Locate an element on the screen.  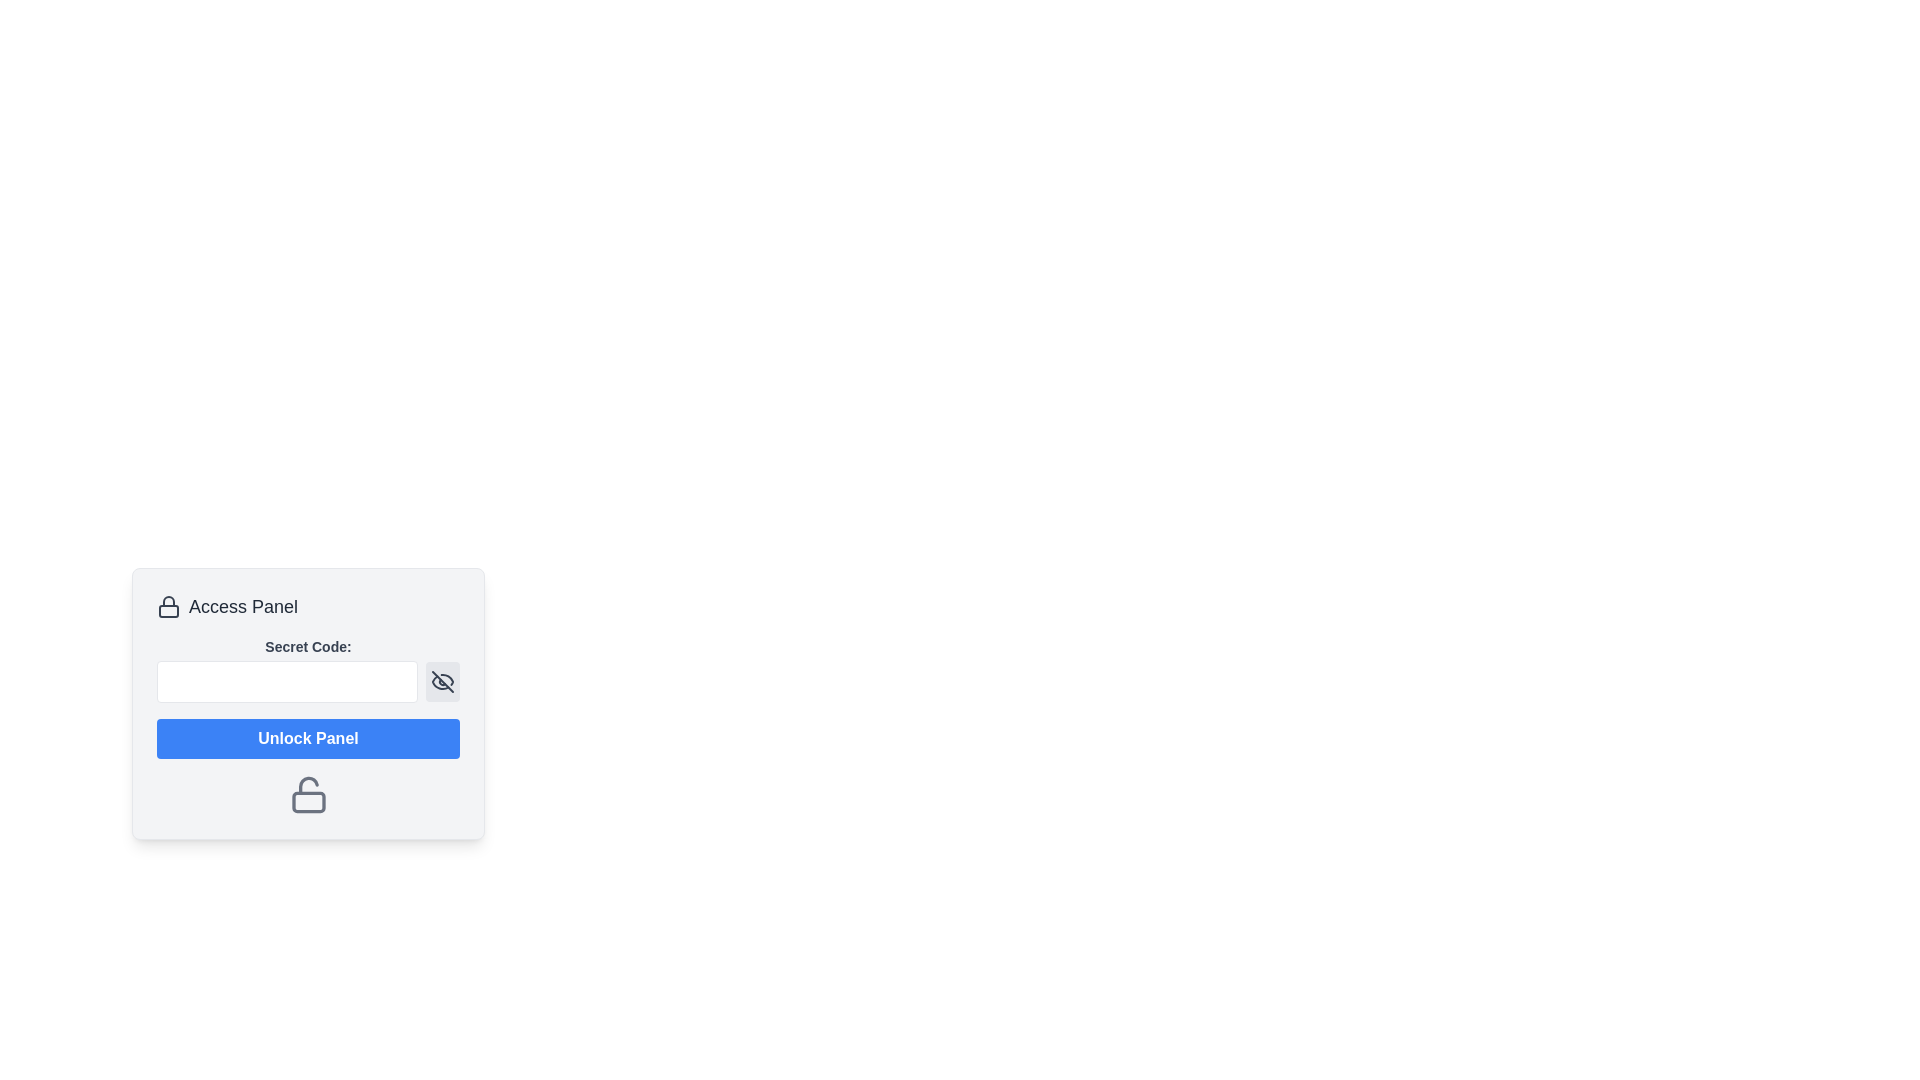
the opened lock icon, which is gray and located below the 'Unlock Panel' button within a bordered rectangle in the interface is located at coordinates (307, 793).